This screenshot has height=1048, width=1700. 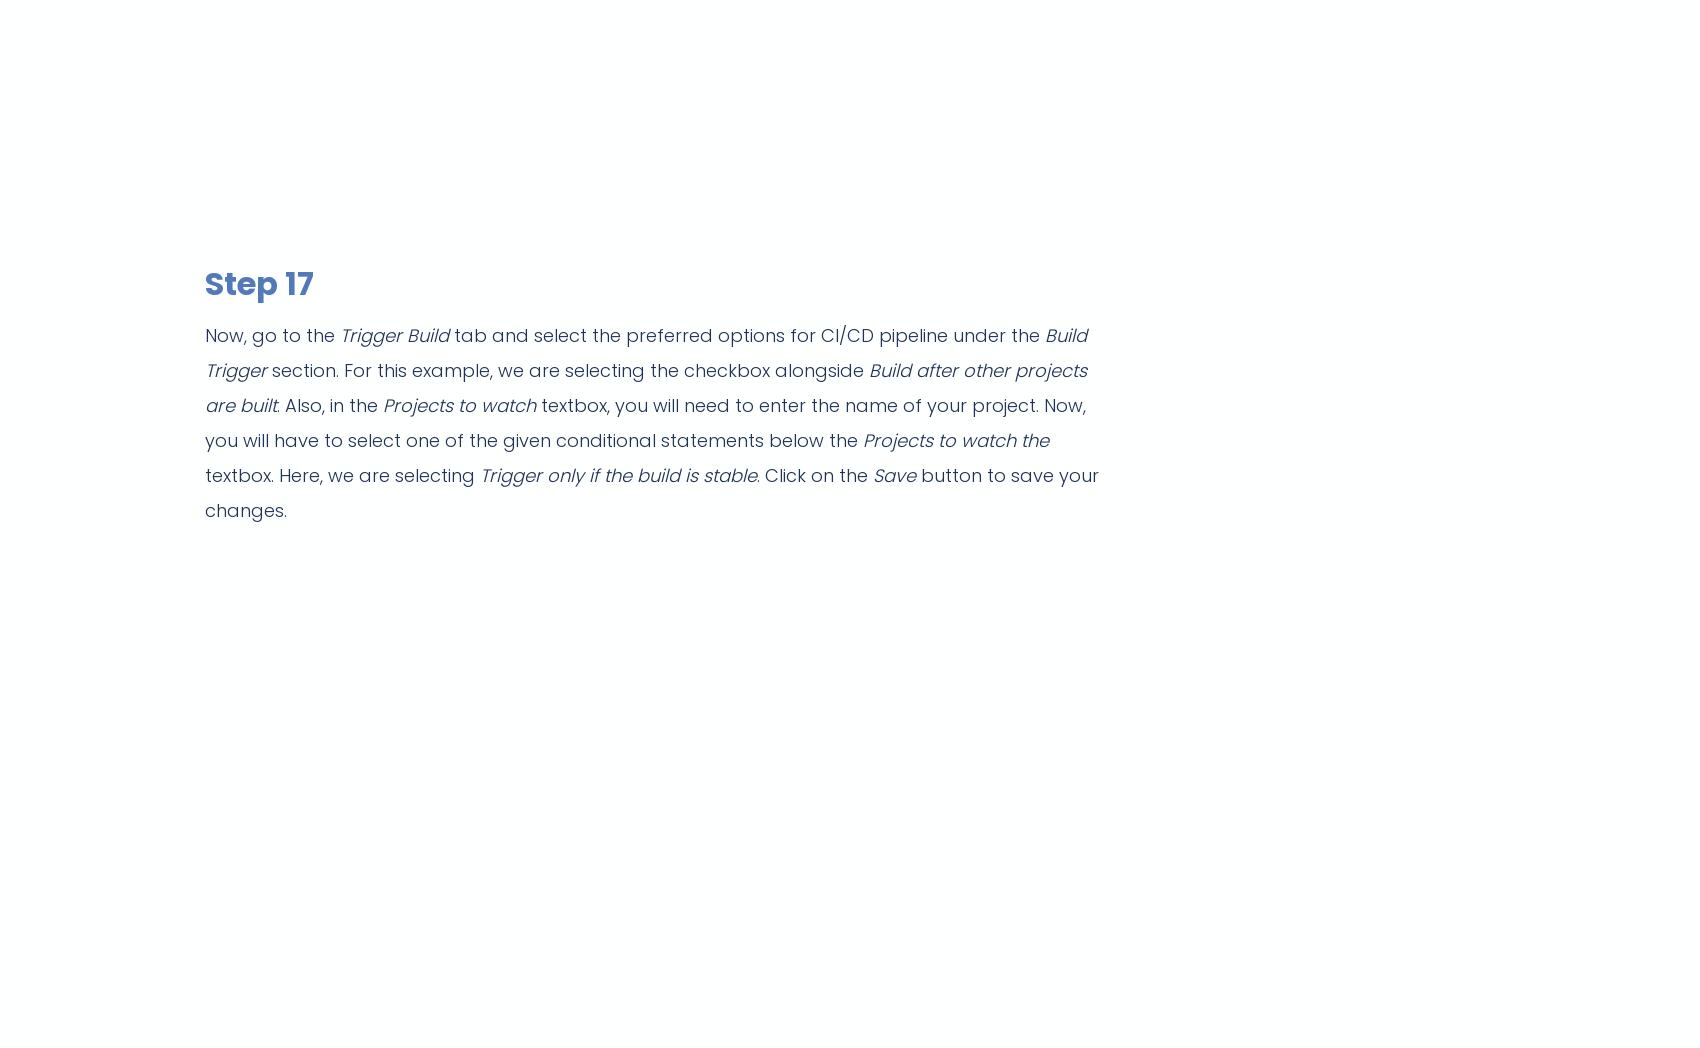 I want to click on 'Projects to watch the', so click(x=956, y=439).